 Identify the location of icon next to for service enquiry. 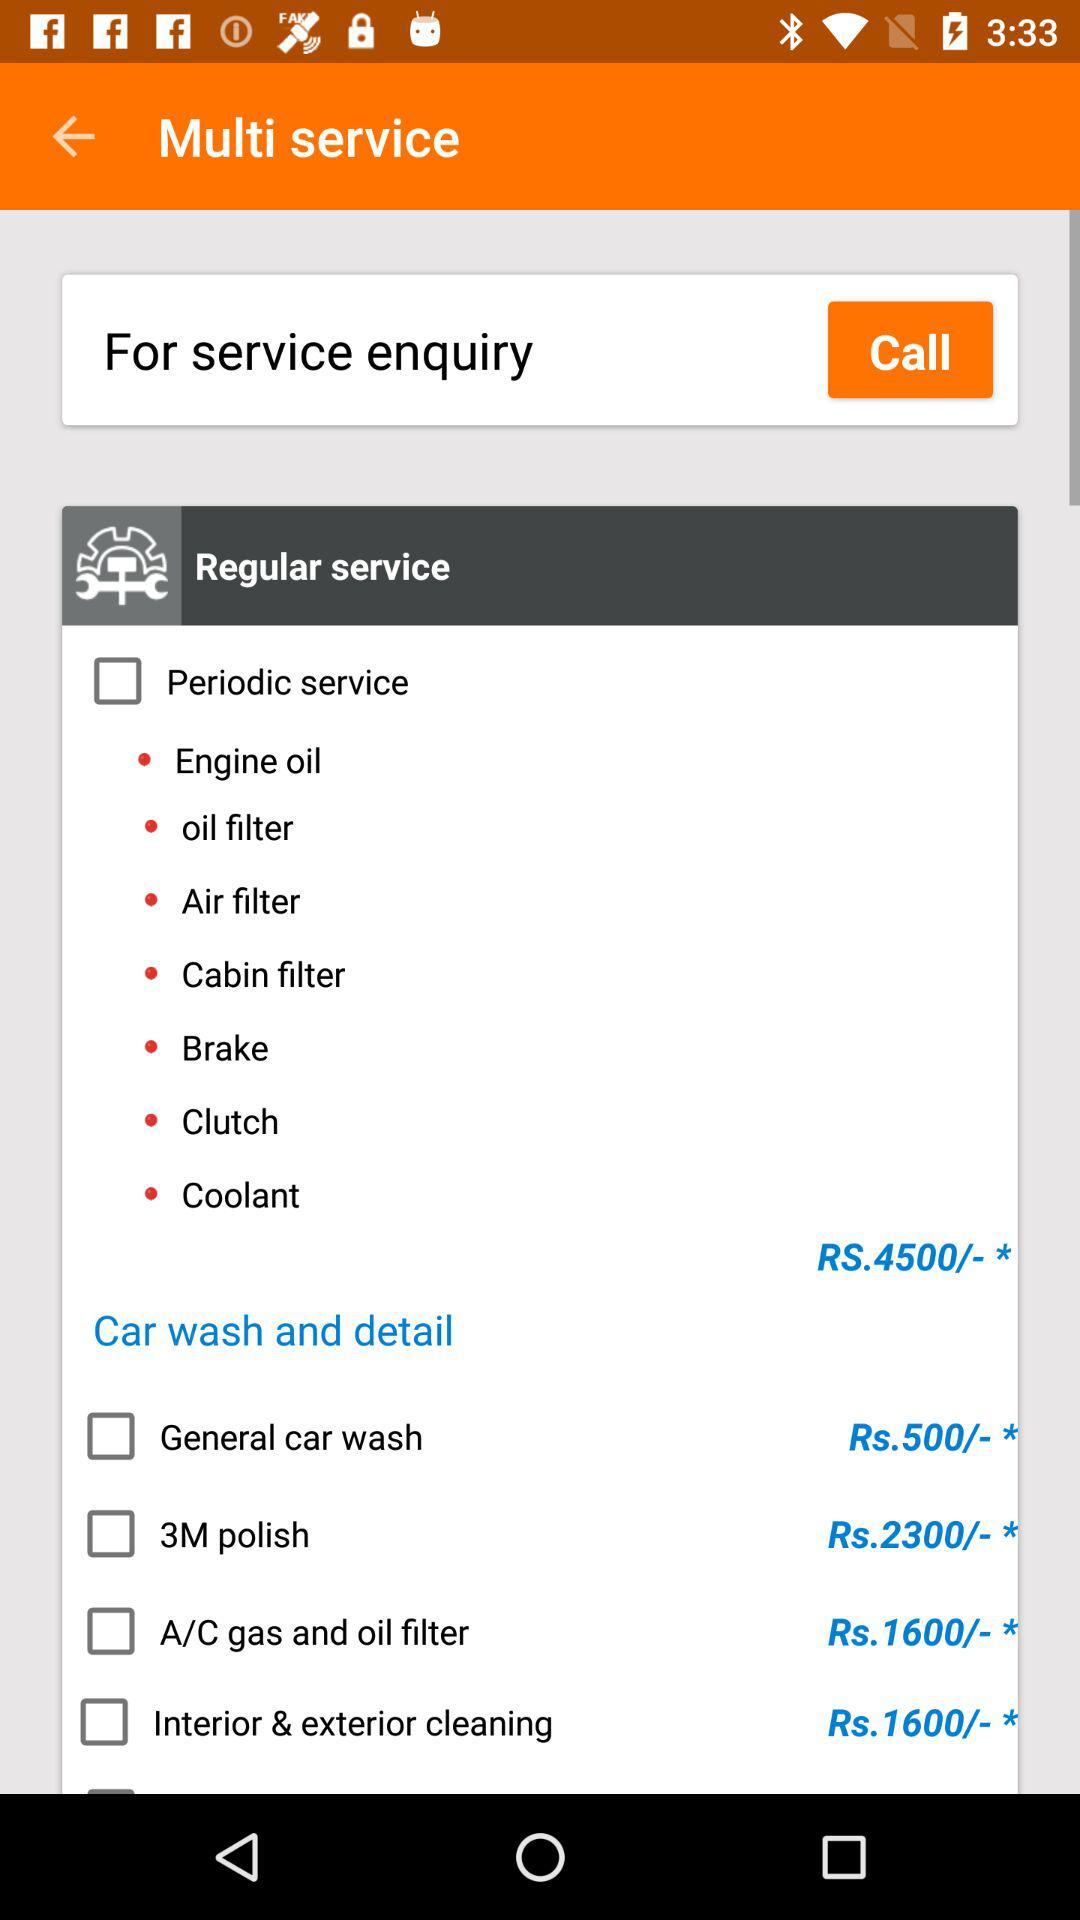
(910, 349).